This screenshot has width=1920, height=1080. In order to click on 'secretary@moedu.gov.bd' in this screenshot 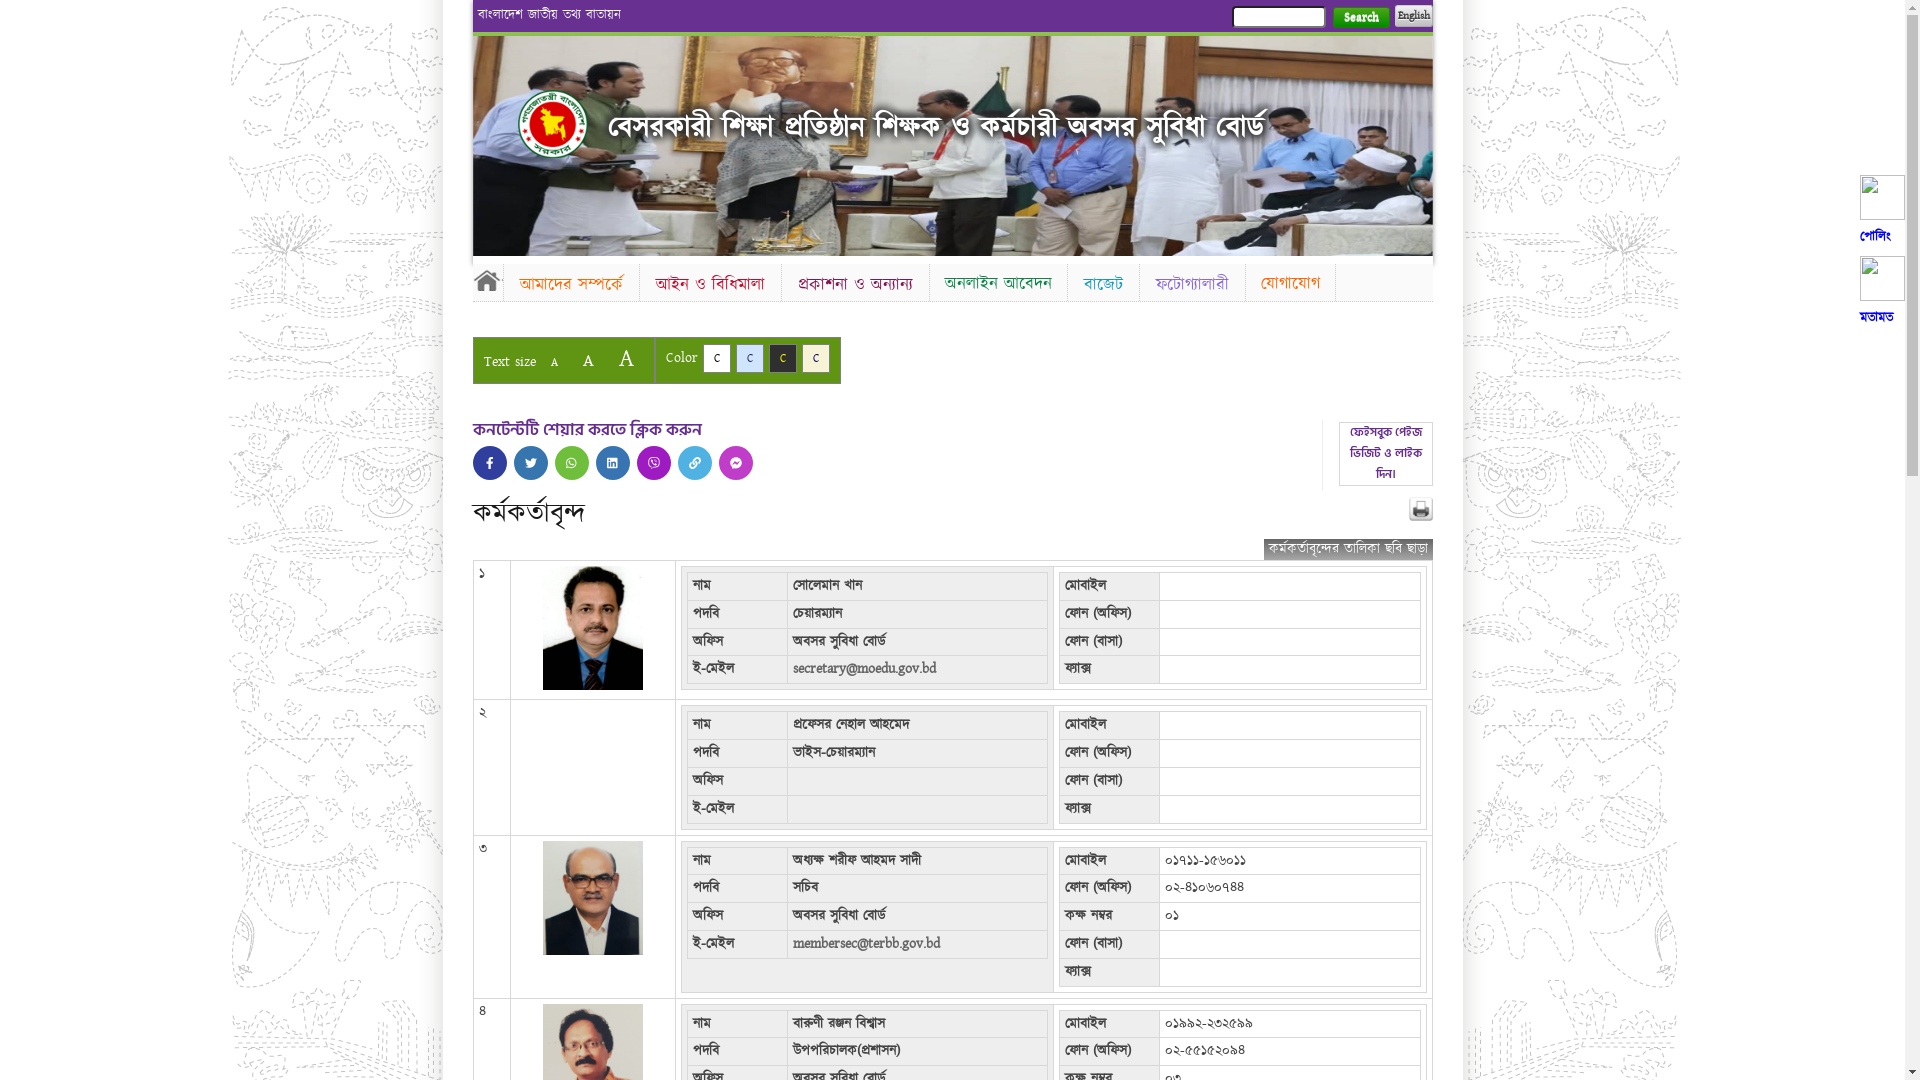, I will do `click(864, 668)`.